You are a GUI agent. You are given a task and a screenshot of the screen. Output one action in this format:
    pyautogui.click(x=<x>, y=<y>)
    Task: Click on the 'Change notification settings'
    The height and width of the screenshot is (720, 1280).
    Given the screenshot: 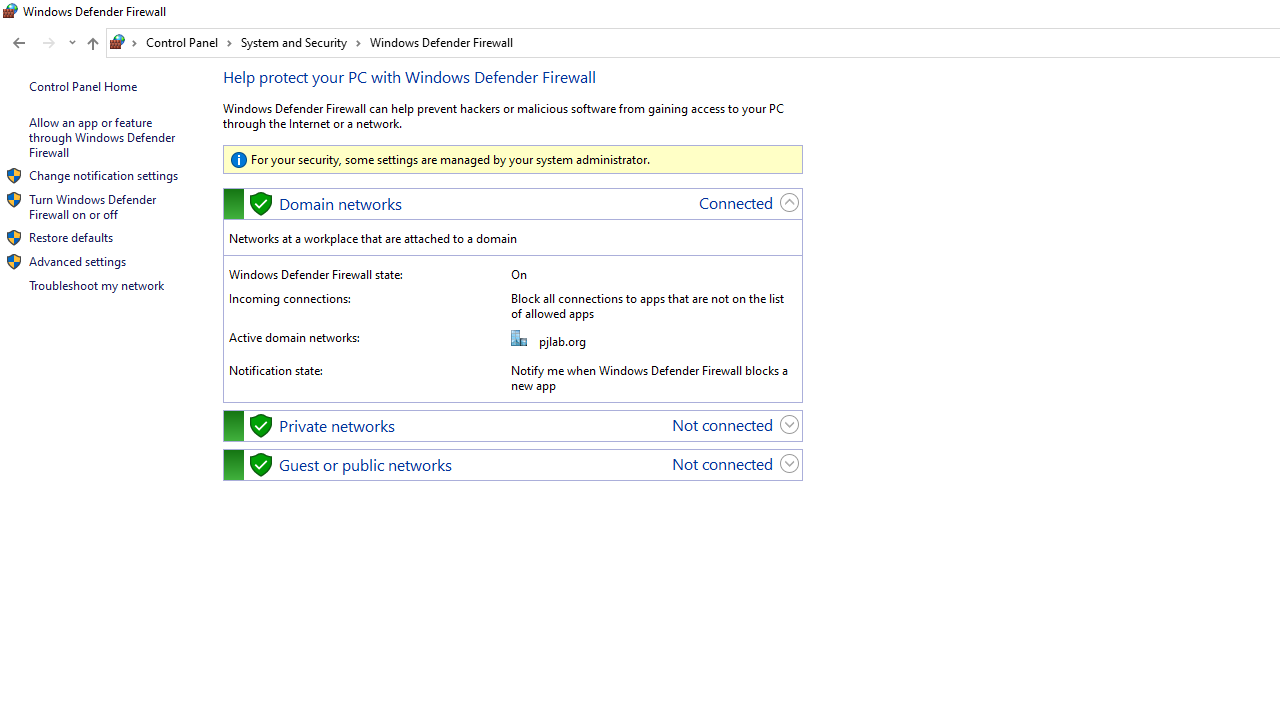 What is the action you would take?
    pyautogui.click(x=102, y=174)
    